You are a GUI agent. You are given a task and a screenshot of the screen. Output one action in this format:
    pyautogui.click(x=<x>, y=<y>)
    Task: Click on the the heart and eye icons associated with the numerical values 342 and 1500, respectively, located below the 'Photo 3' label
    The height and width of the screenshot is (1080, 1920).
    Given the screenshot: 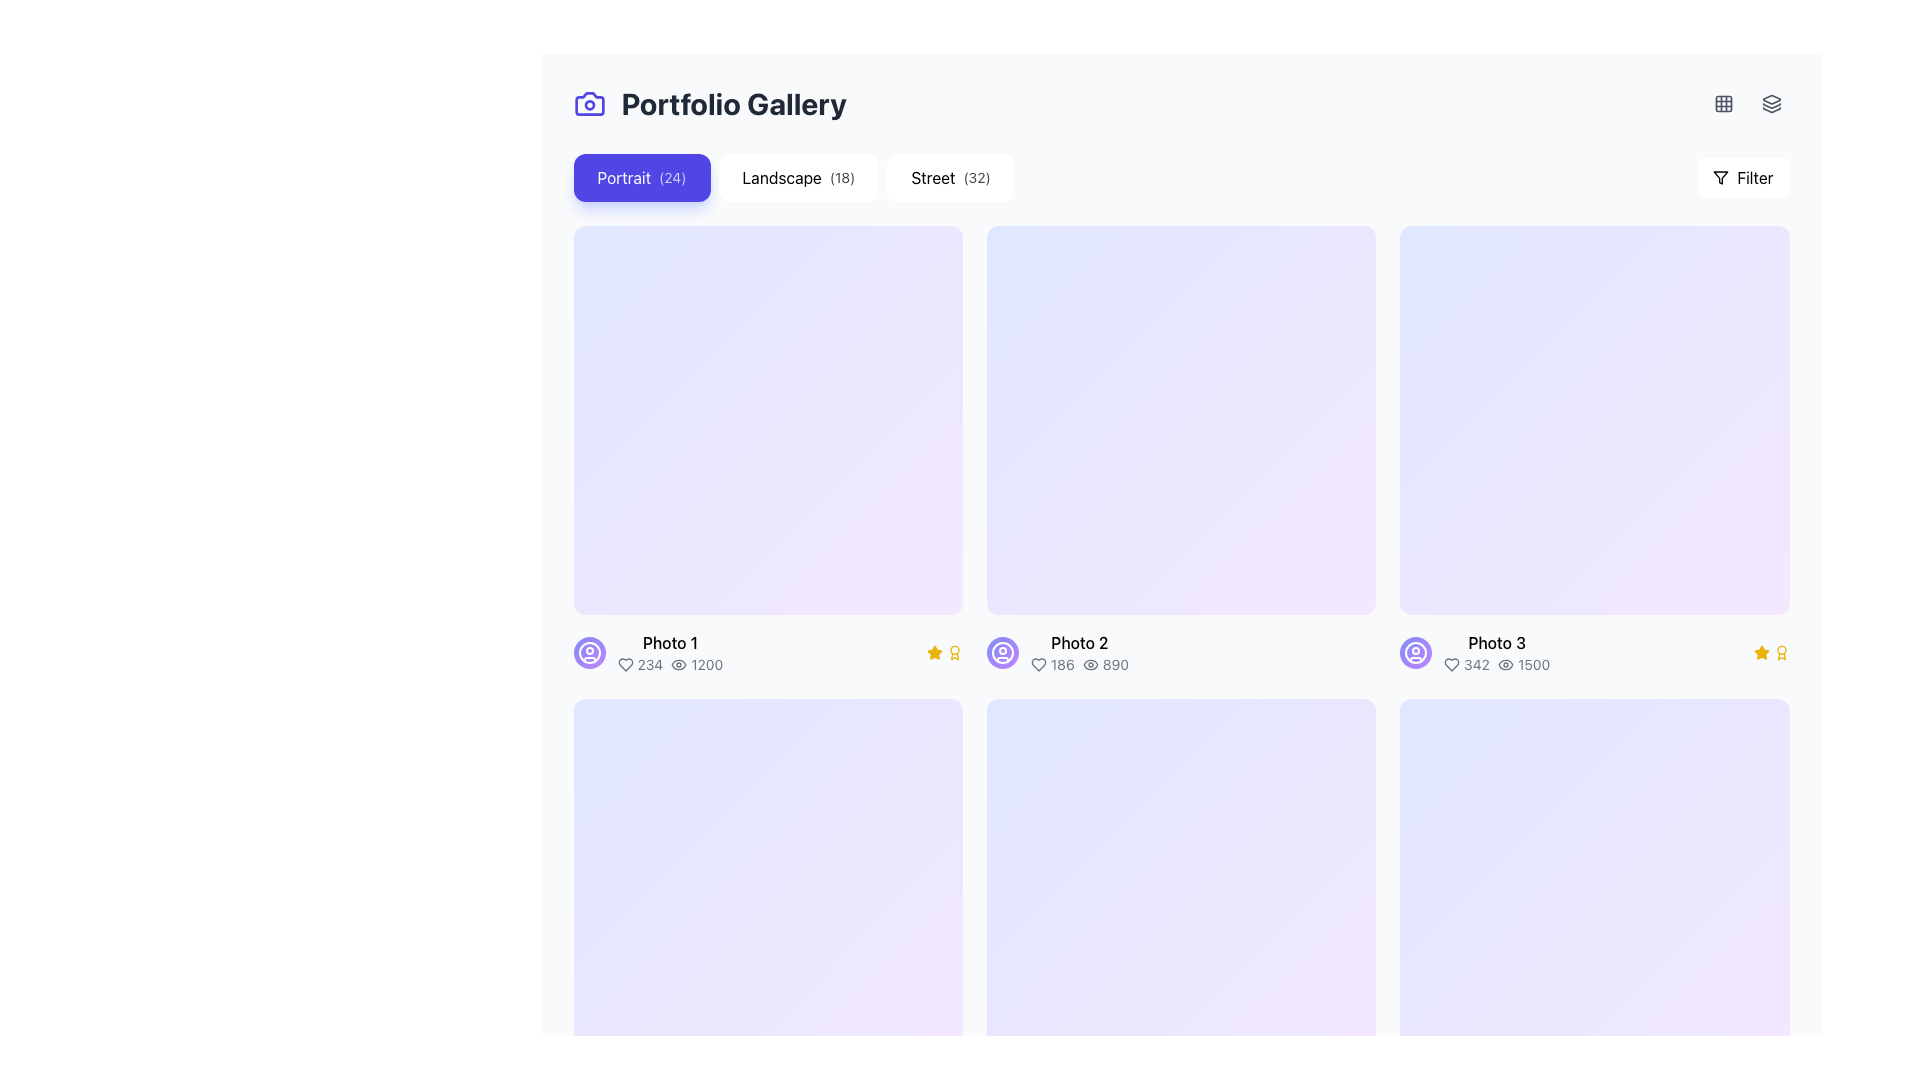 What is the action you would take?
    pyautogui.click(x=1497, y=664)
    